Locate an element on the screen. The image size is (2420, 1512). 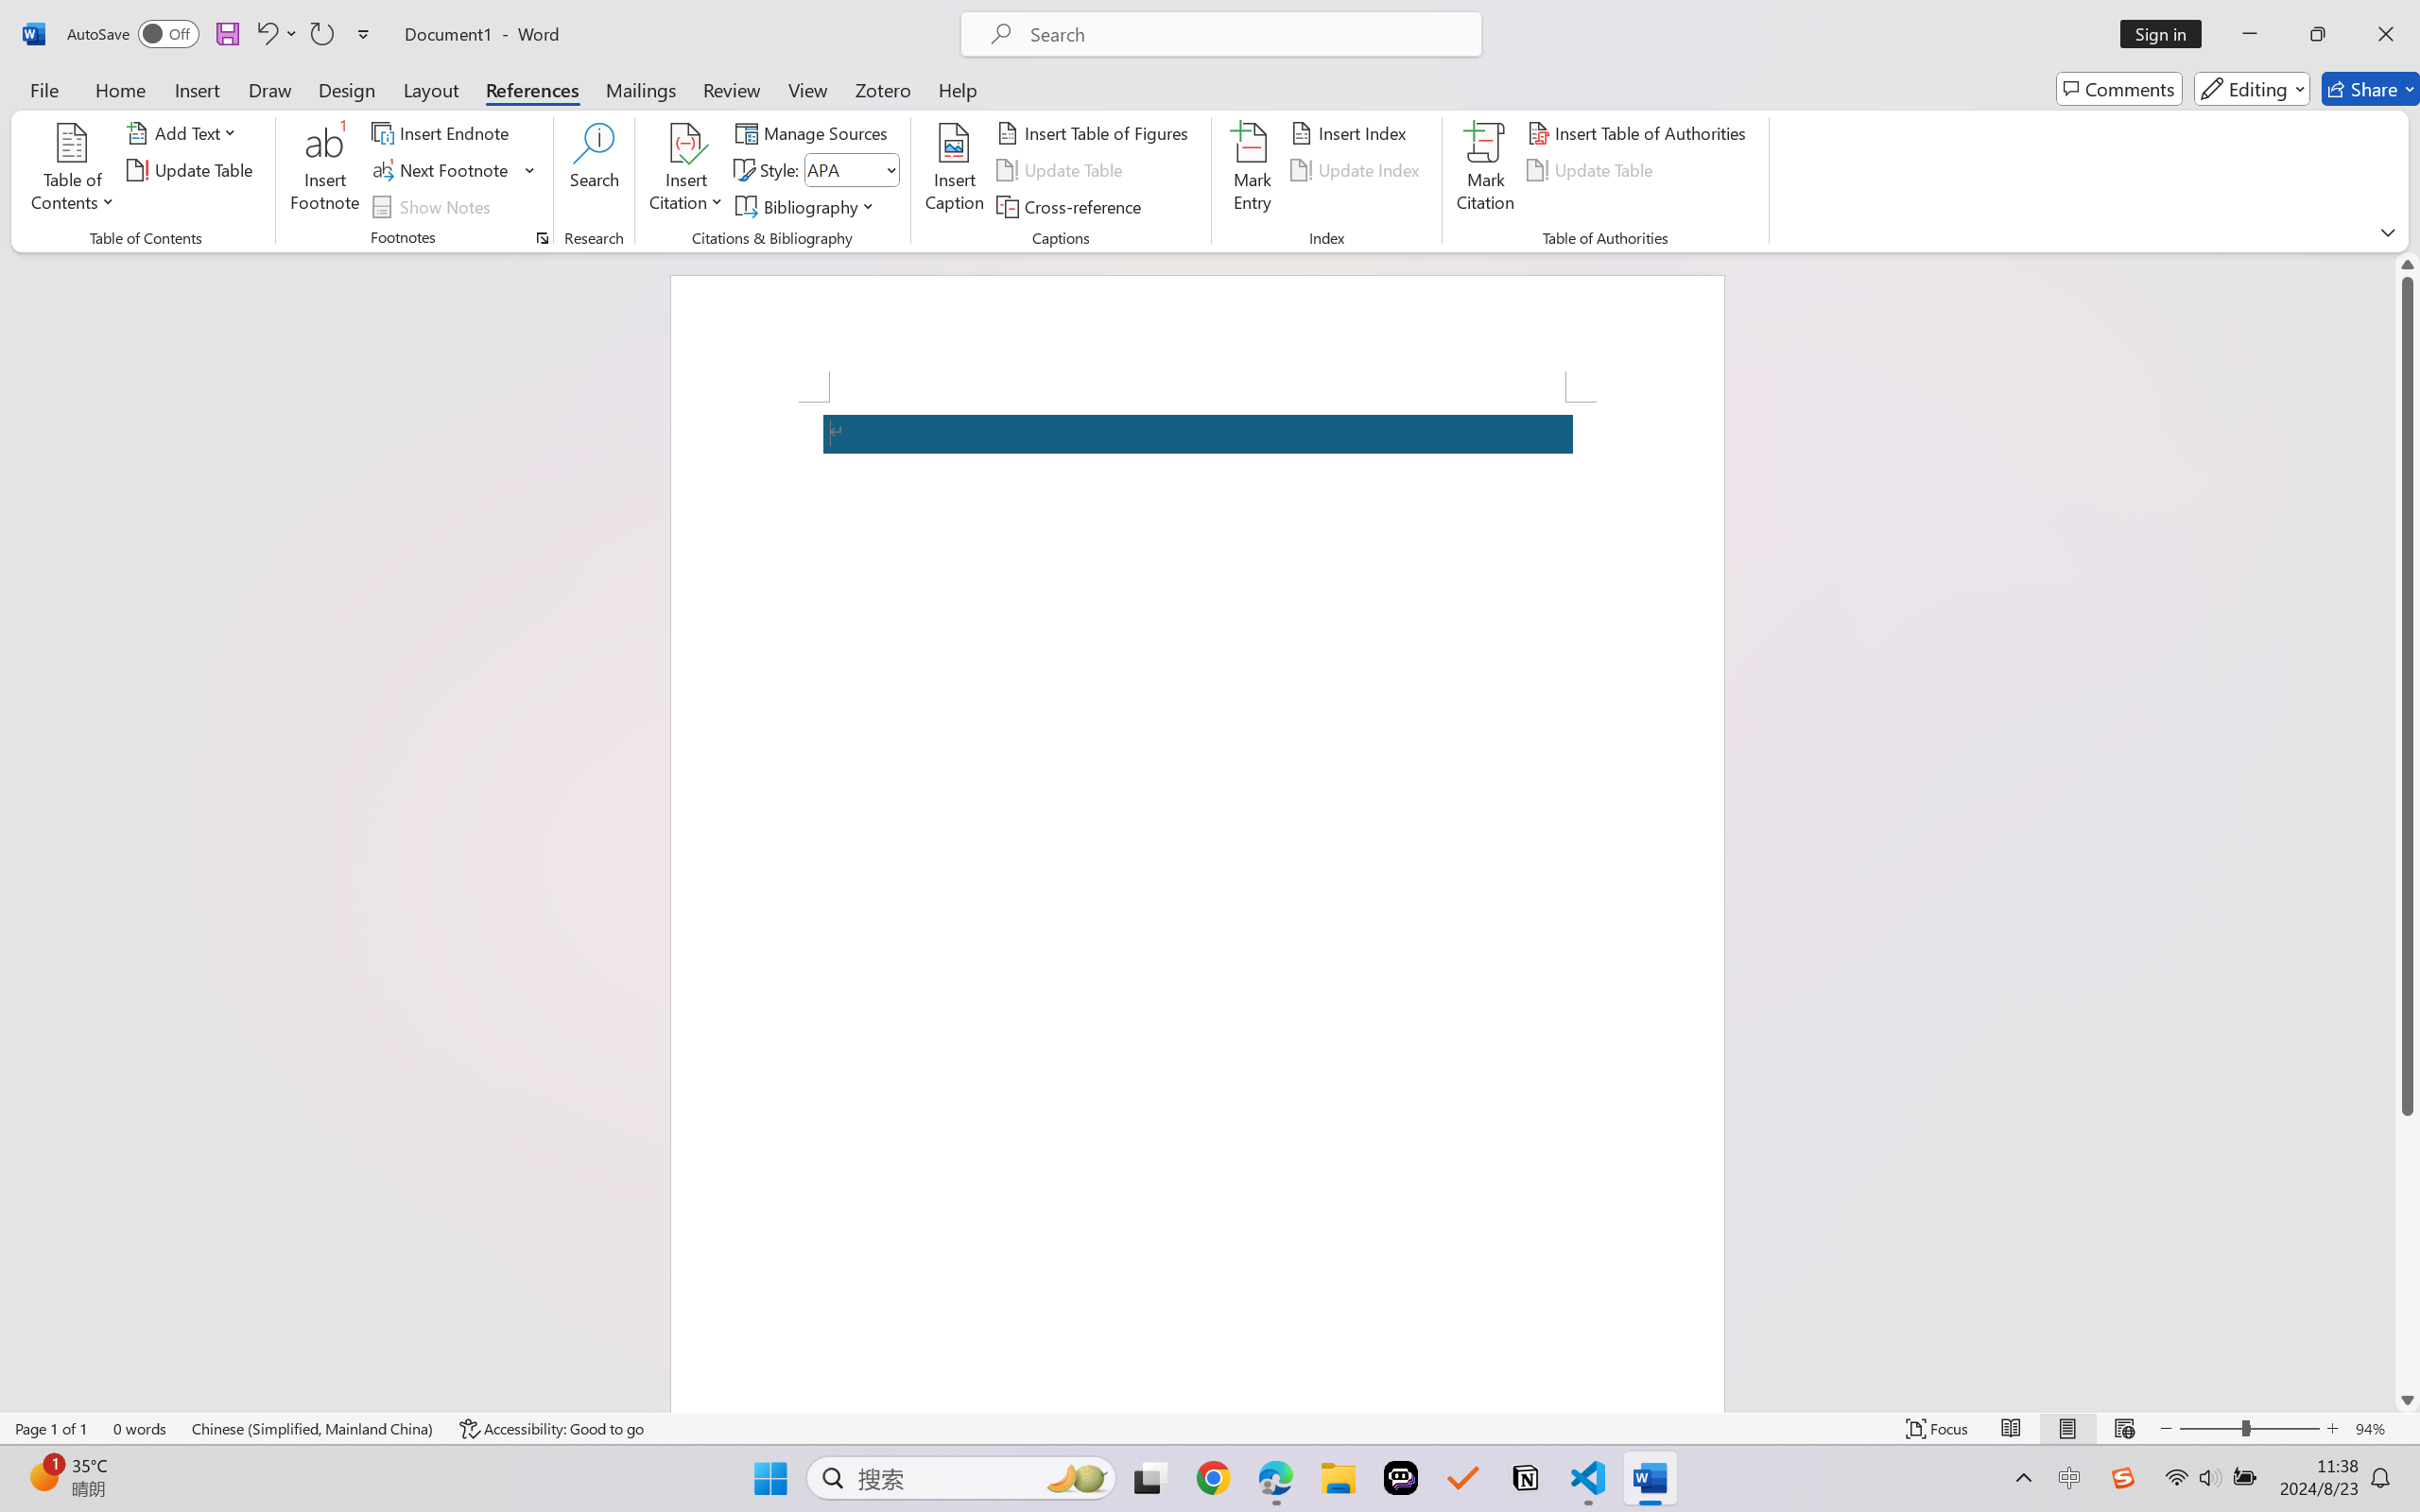
'Language Chinese (Simplified, Mainland China)' is located at coordinates (313, 1428).